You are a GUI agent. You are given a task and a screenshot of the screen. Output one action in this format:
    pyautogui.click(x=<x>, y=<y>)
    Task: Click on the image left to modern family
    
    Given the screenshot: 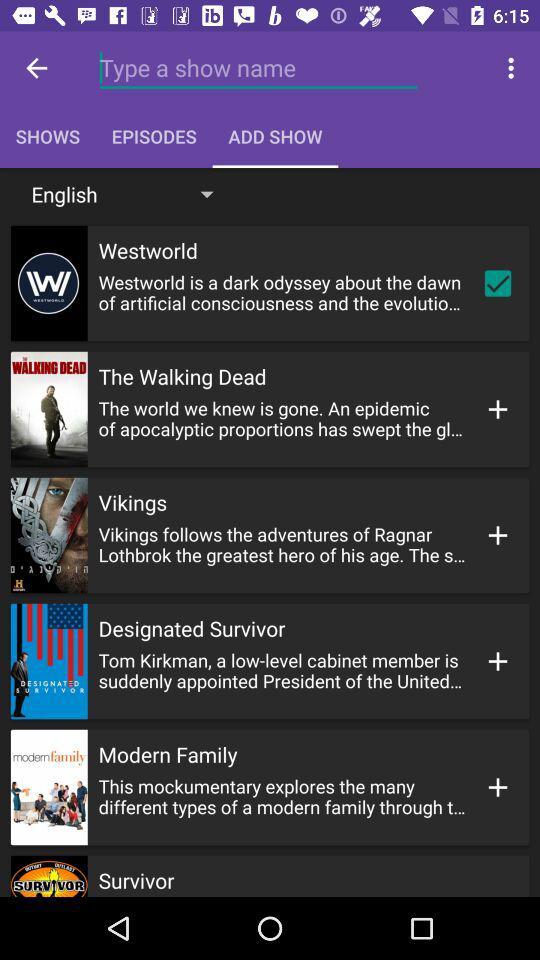 What is the action you would take?
    pyautogui.click(x=49, y=787)
    